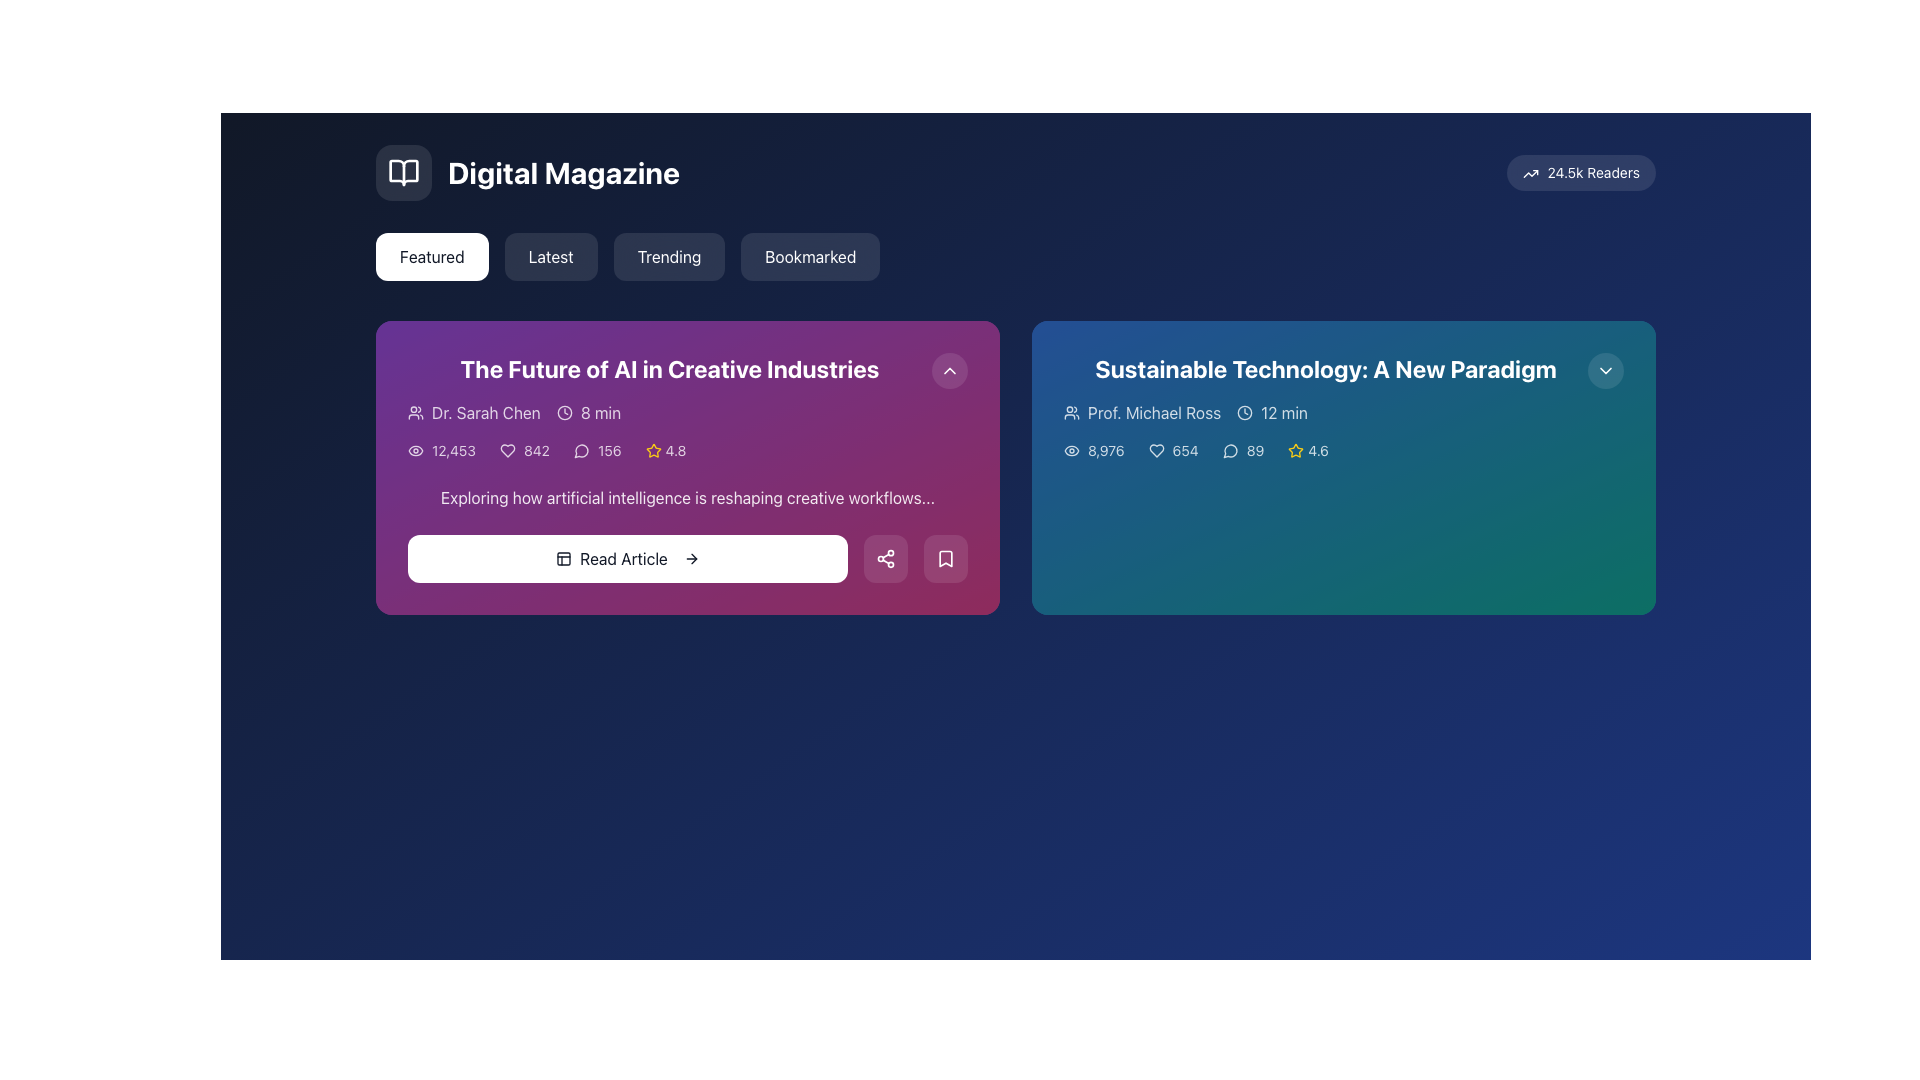 Image resolution: width=1920 pixels, height=1080 pixels. Describe the element at coordinates (1308, 451) in the screenshot. I see `the rating score element which consists of a numerical score and a star icon, located below the heading 'Sustainable Technology: A New Paradigm.'` at that location.